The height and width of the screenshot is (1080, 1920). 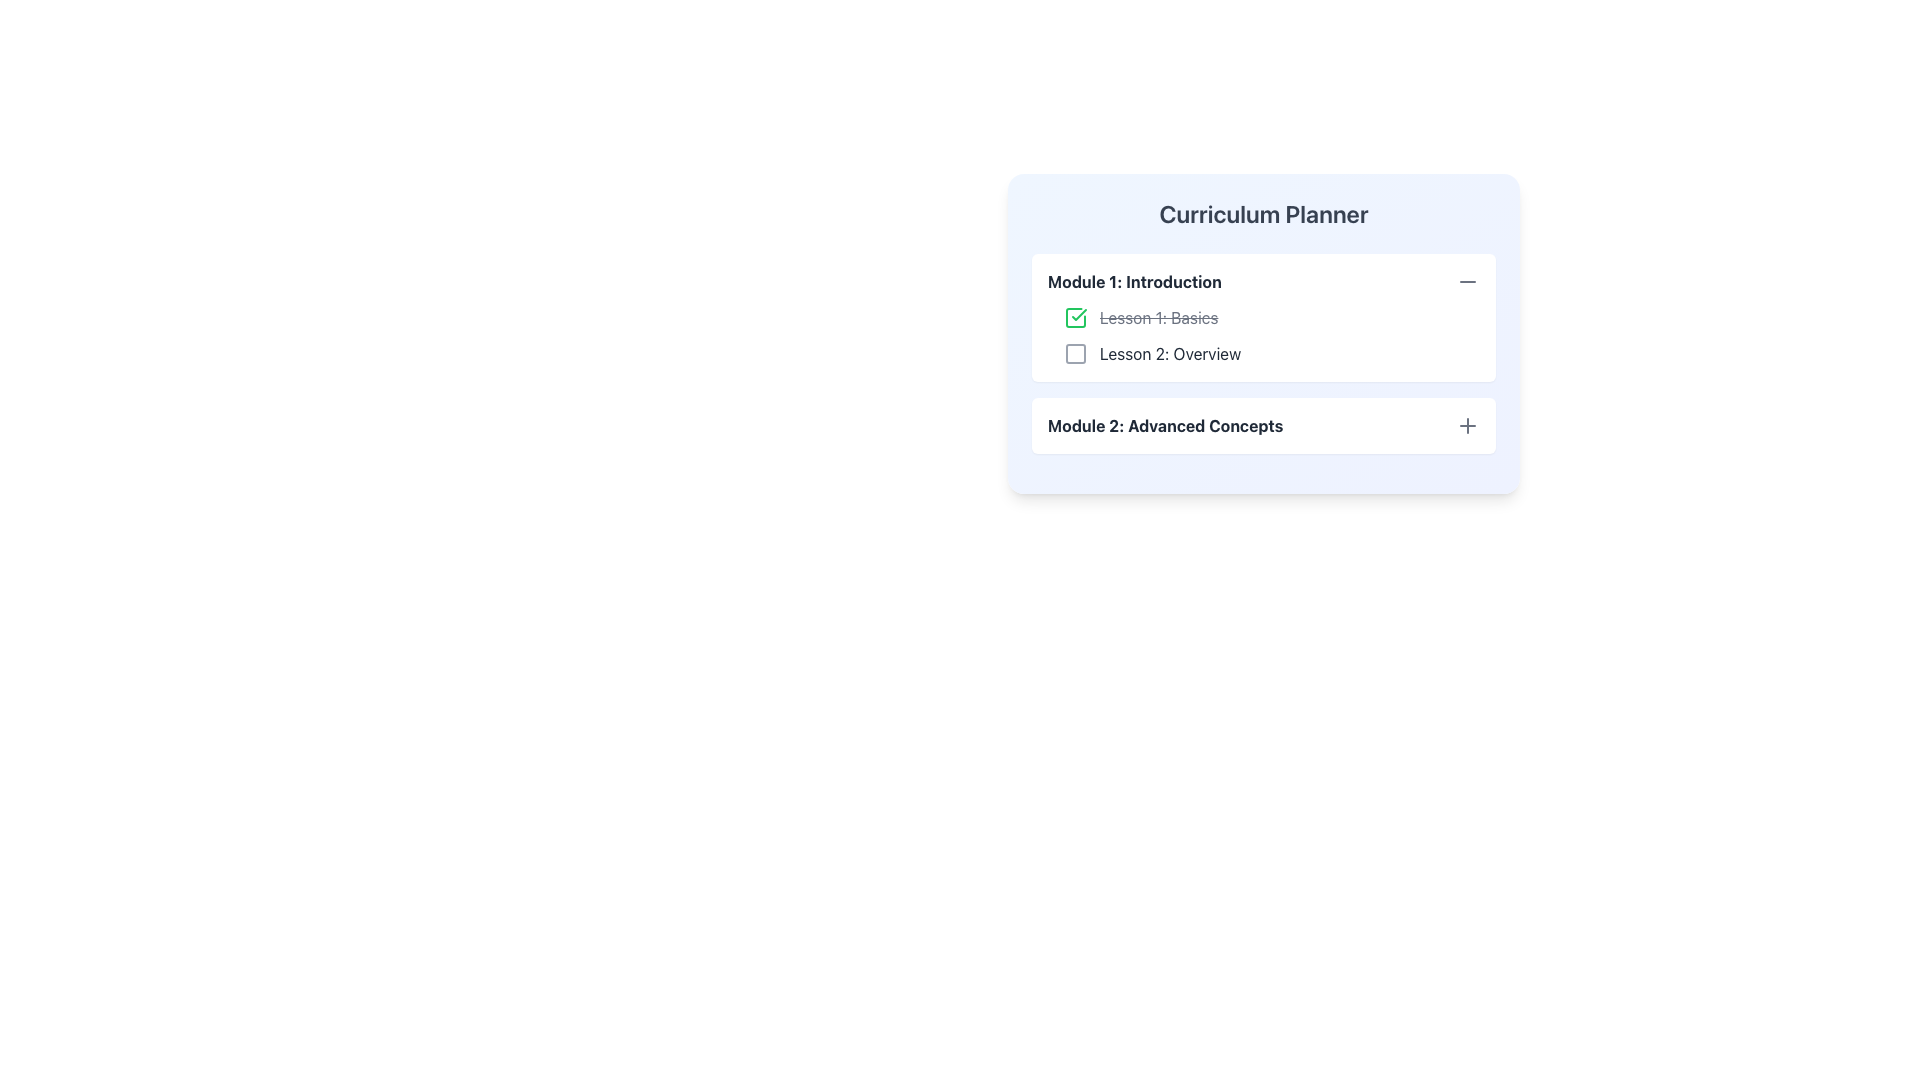 I want to click on the gray, strikethrough text that reads 'Lesson 1: Basics,' which is grouped with a green checkmark icon in the Curriculum Planner module under 'Module 1: Introduction.', so click(x=1159, y=316).